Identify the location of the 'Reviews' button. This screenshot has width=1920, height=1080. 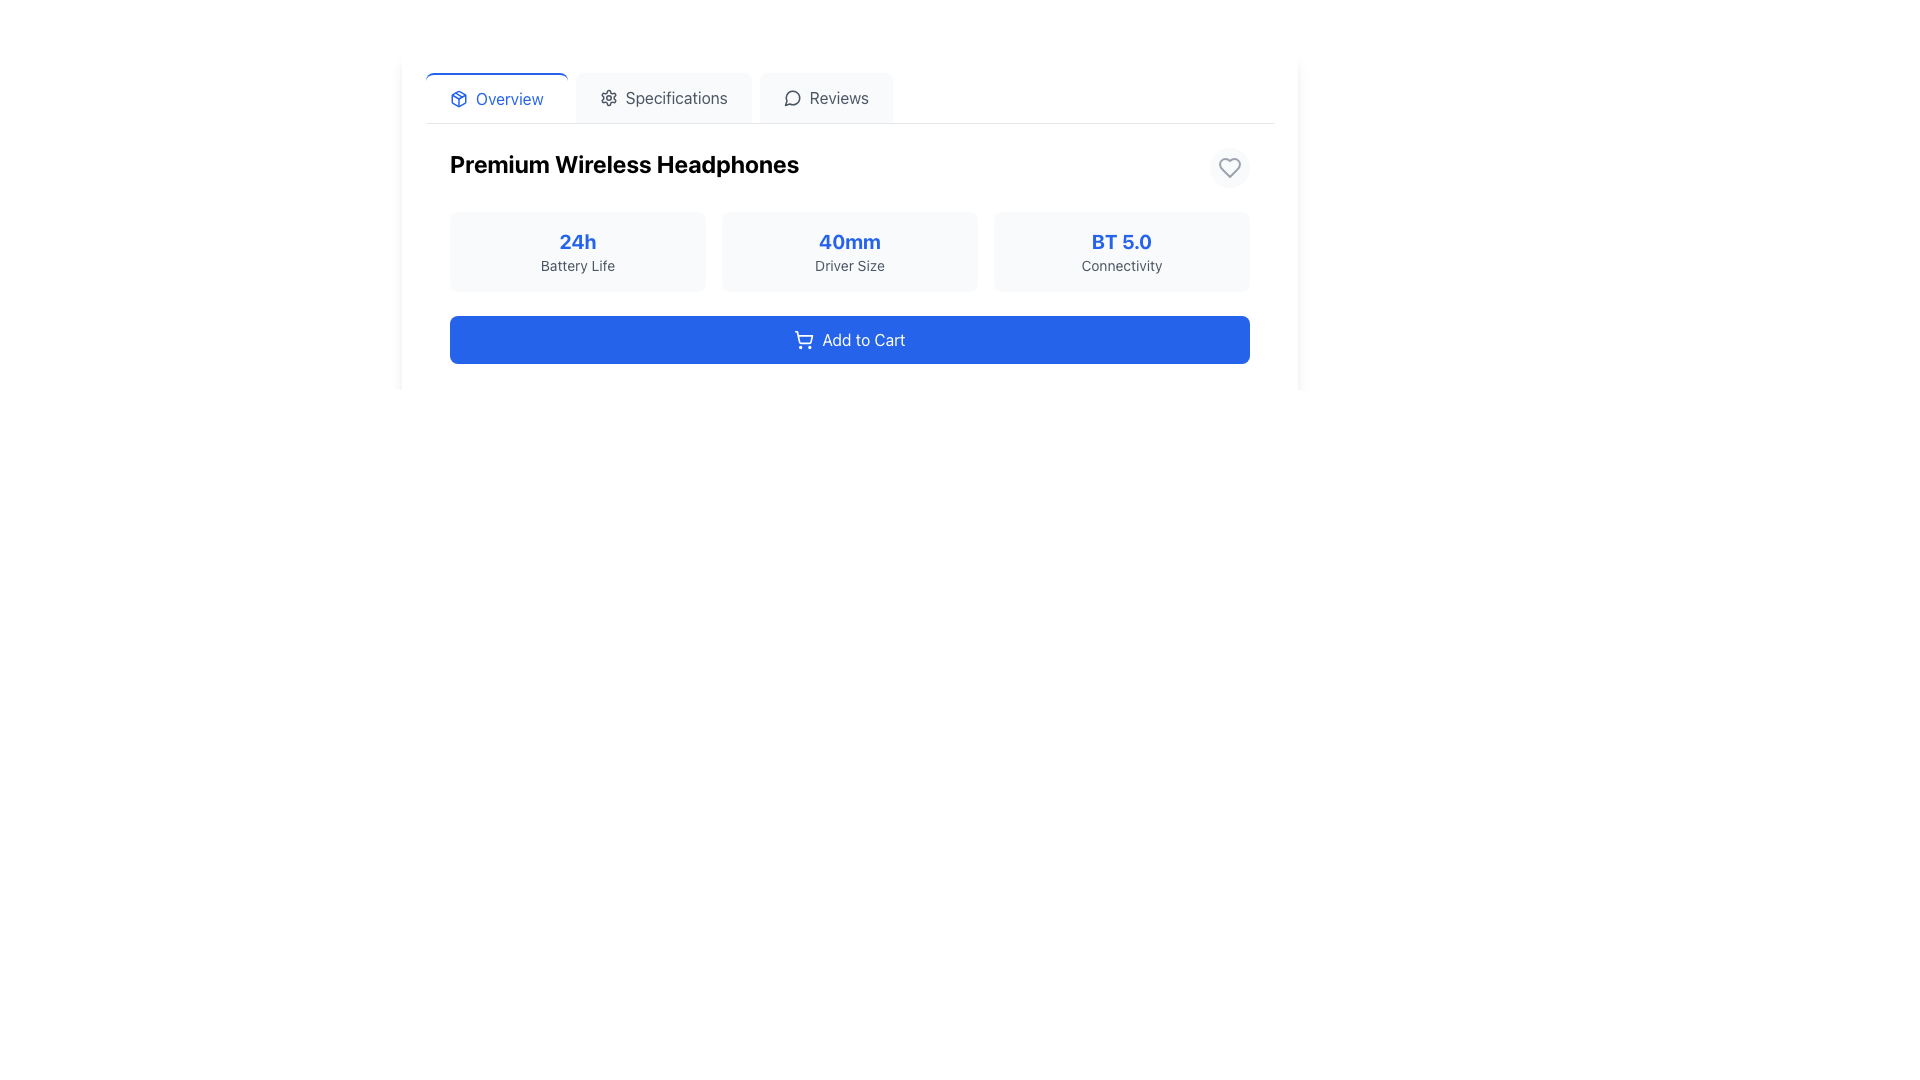
(826, 97).